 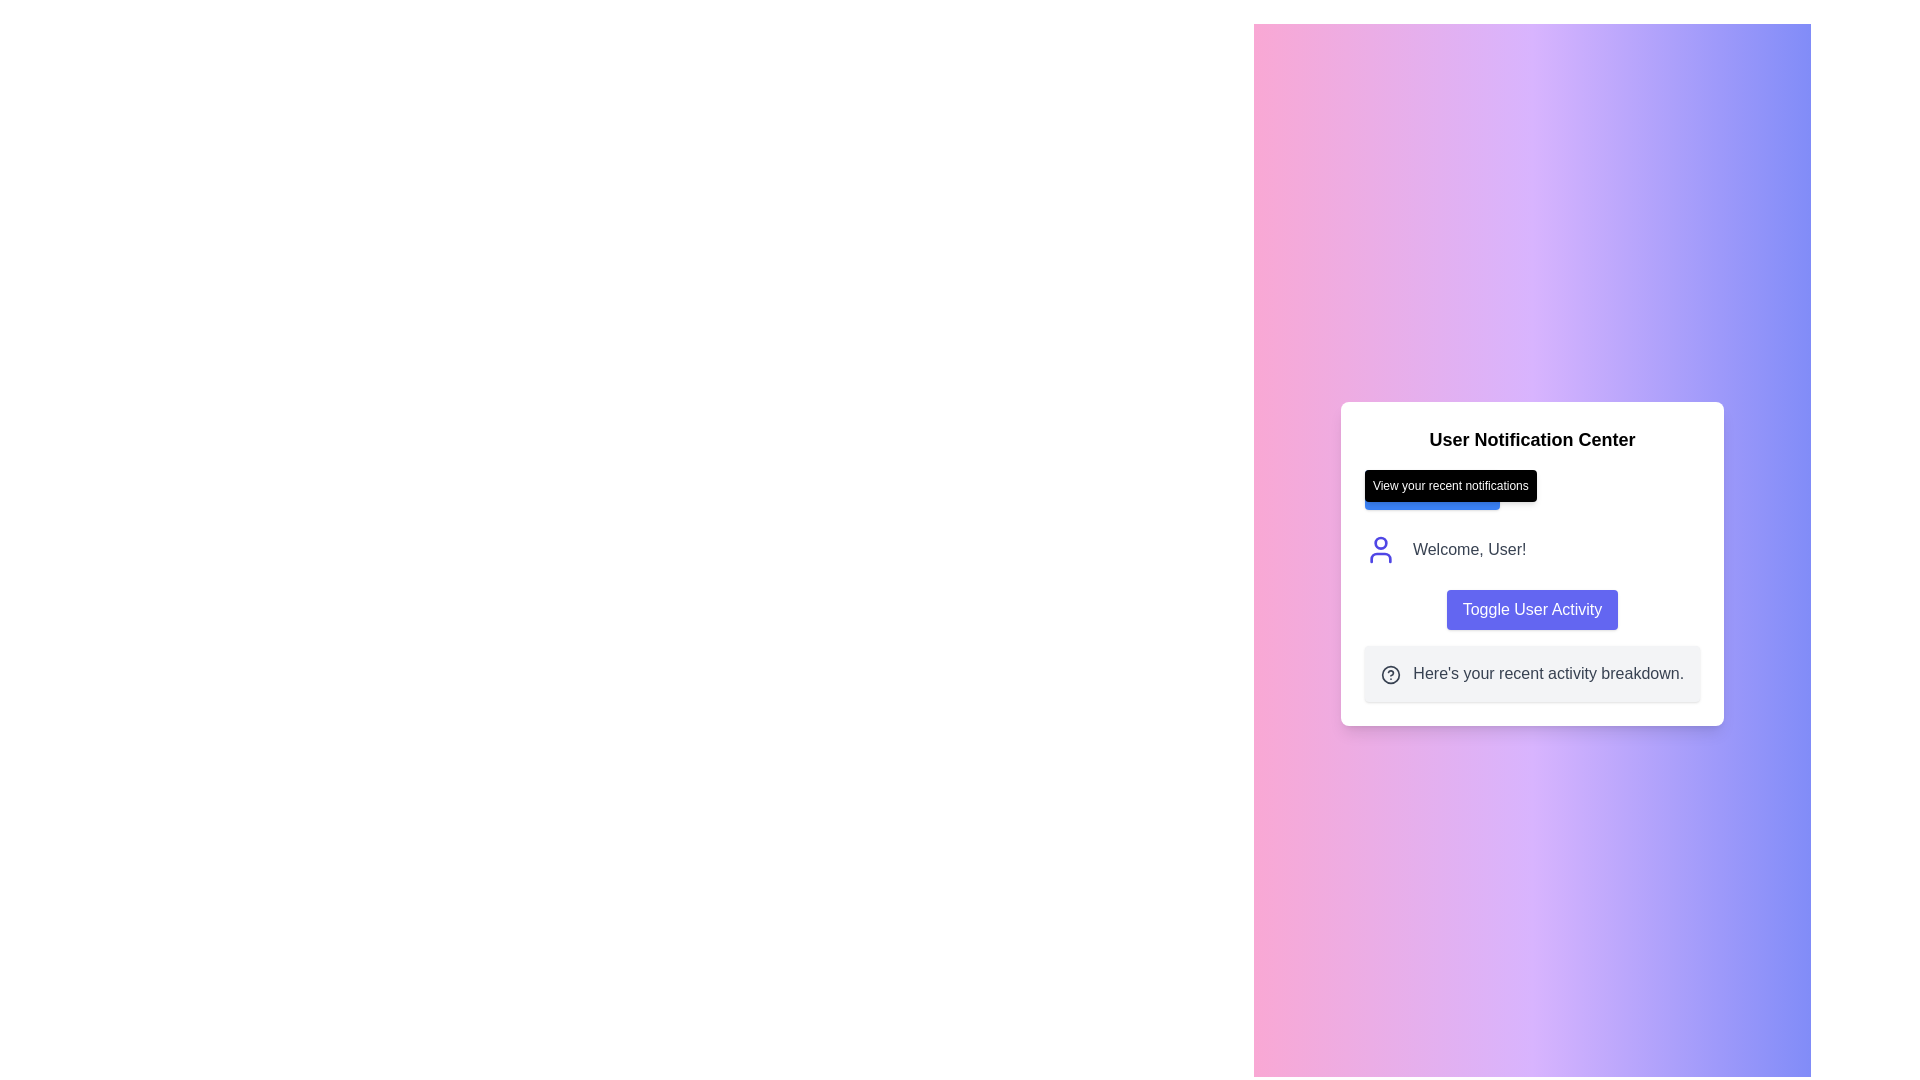 I want to click on the lower middle section of the notification bell icon, which represents recent notifications in the User Notification Center panel, so click(x=1383, y=487).